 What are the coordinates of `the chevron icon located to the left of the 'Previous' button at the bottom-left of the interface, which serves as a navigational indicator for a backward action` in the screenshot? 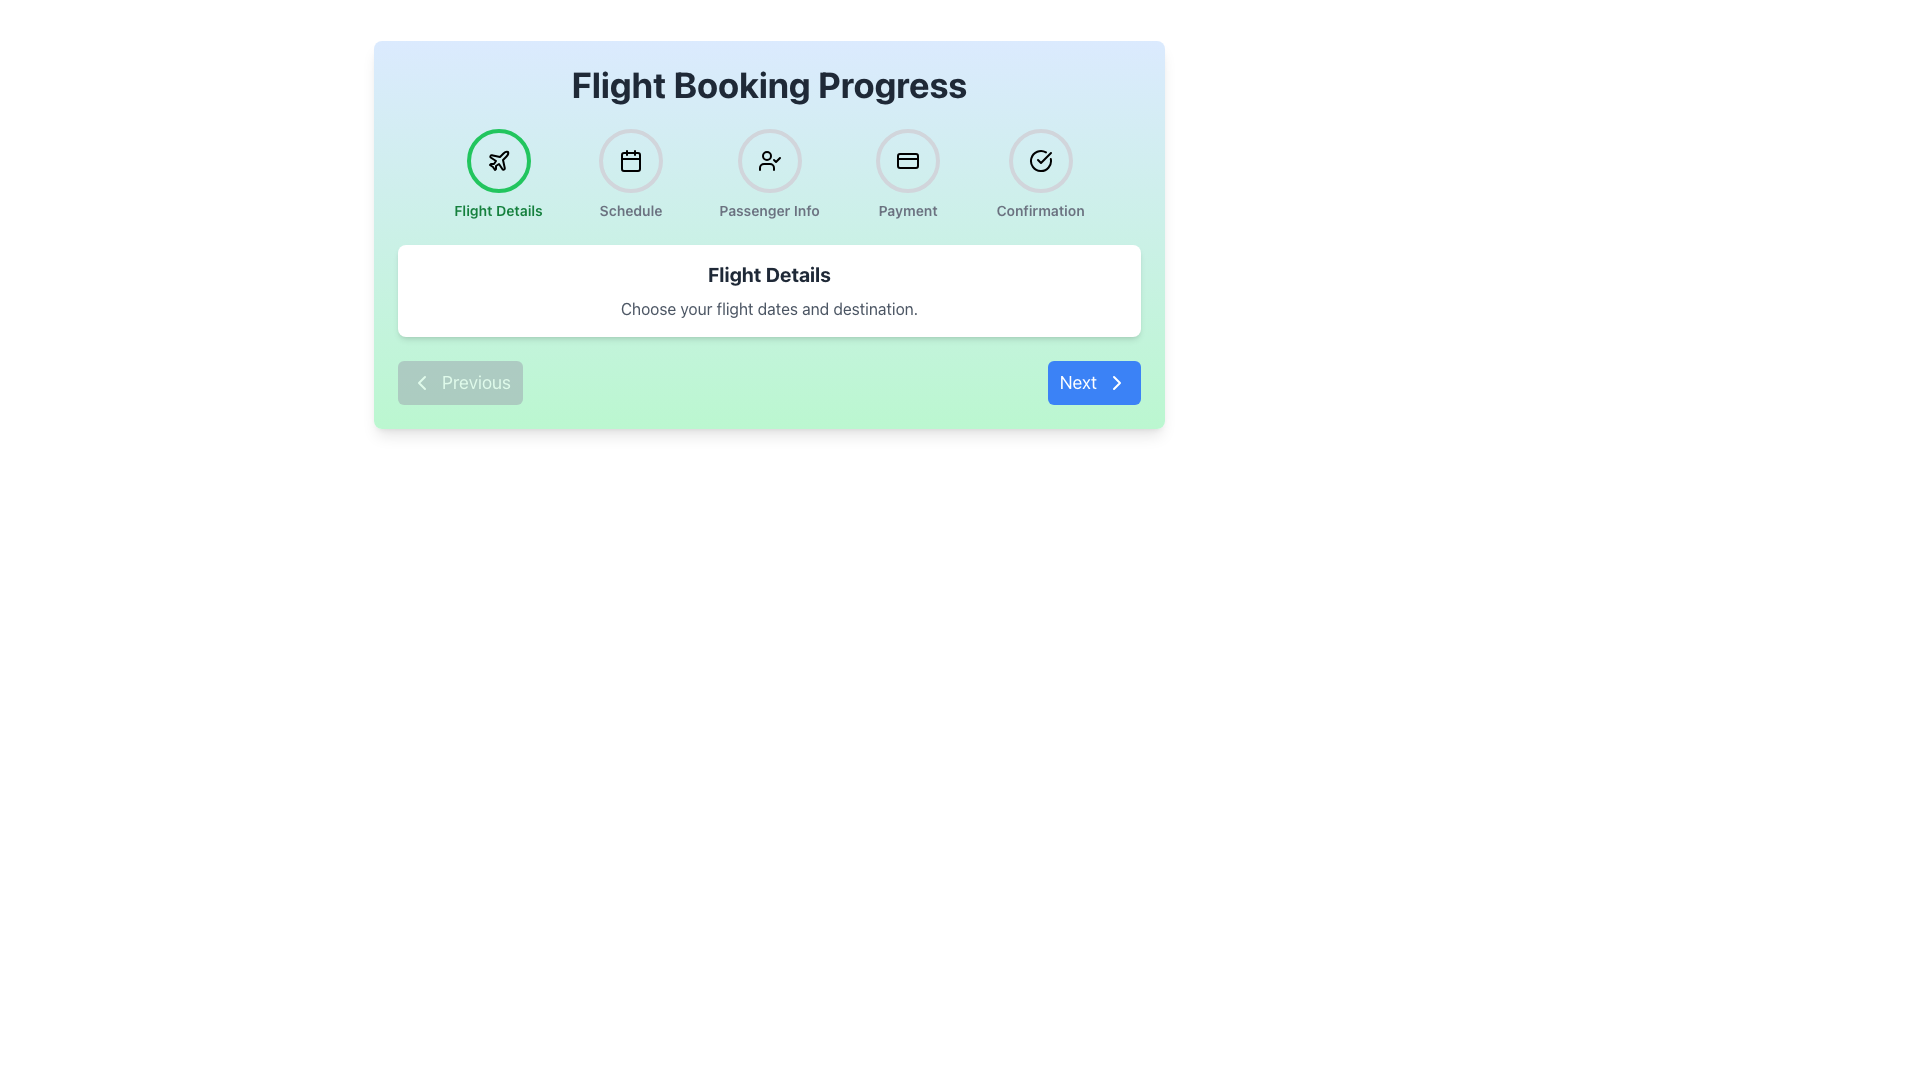 It's located at (421, 382).